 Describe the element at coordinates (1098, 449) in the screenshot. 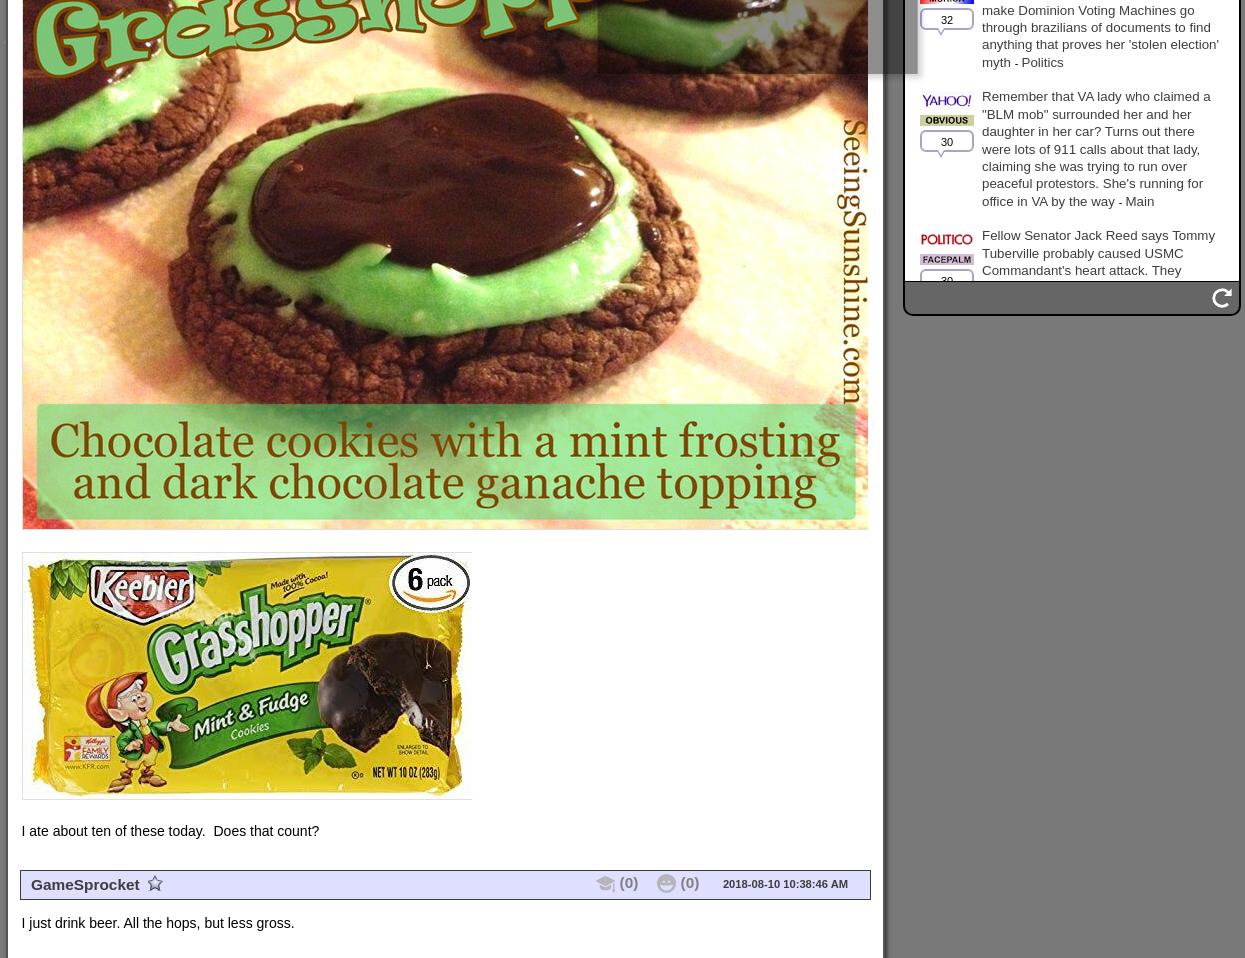

I see `'If you call protest "undemocratic," you might not understand what "democracy" is'` at that location.